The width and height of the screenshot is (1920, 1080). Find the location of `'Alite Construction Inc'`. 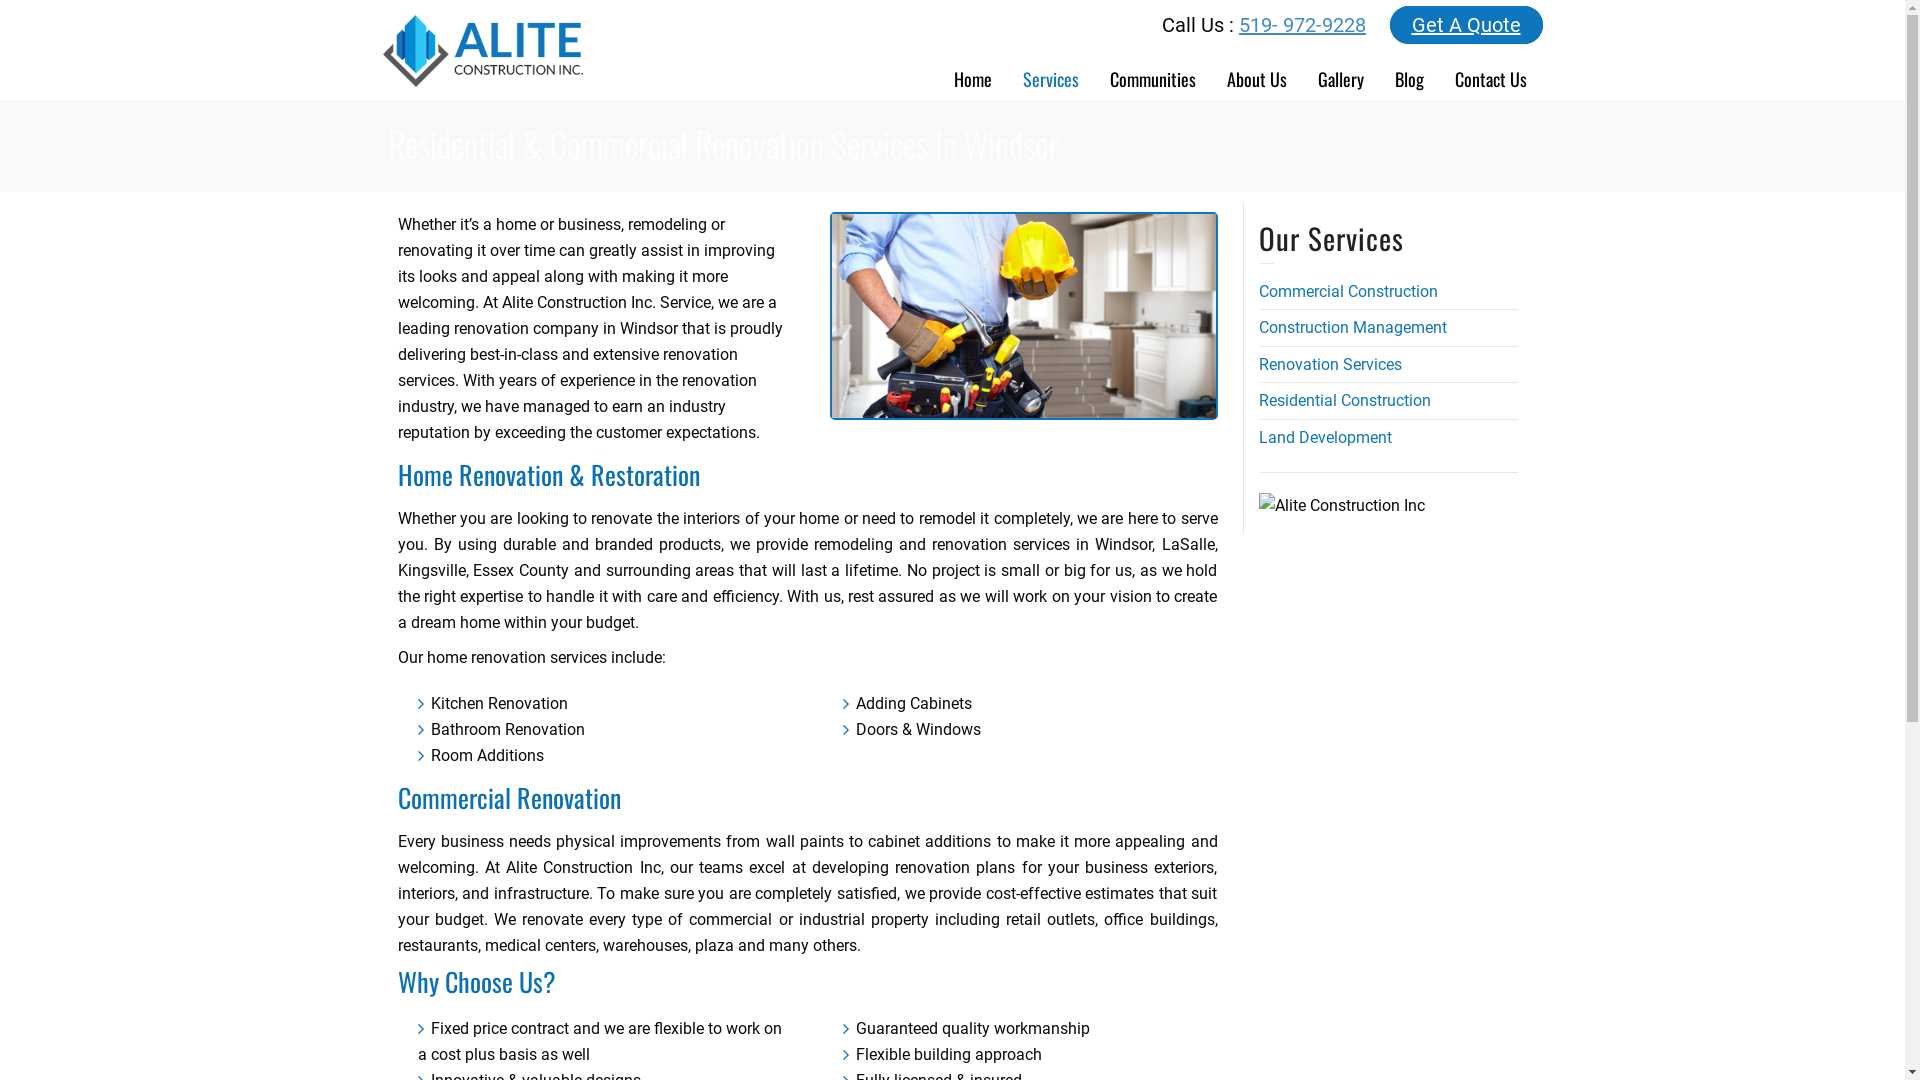

'Alite Construction Inc' is located at coordinates (1340, 504).